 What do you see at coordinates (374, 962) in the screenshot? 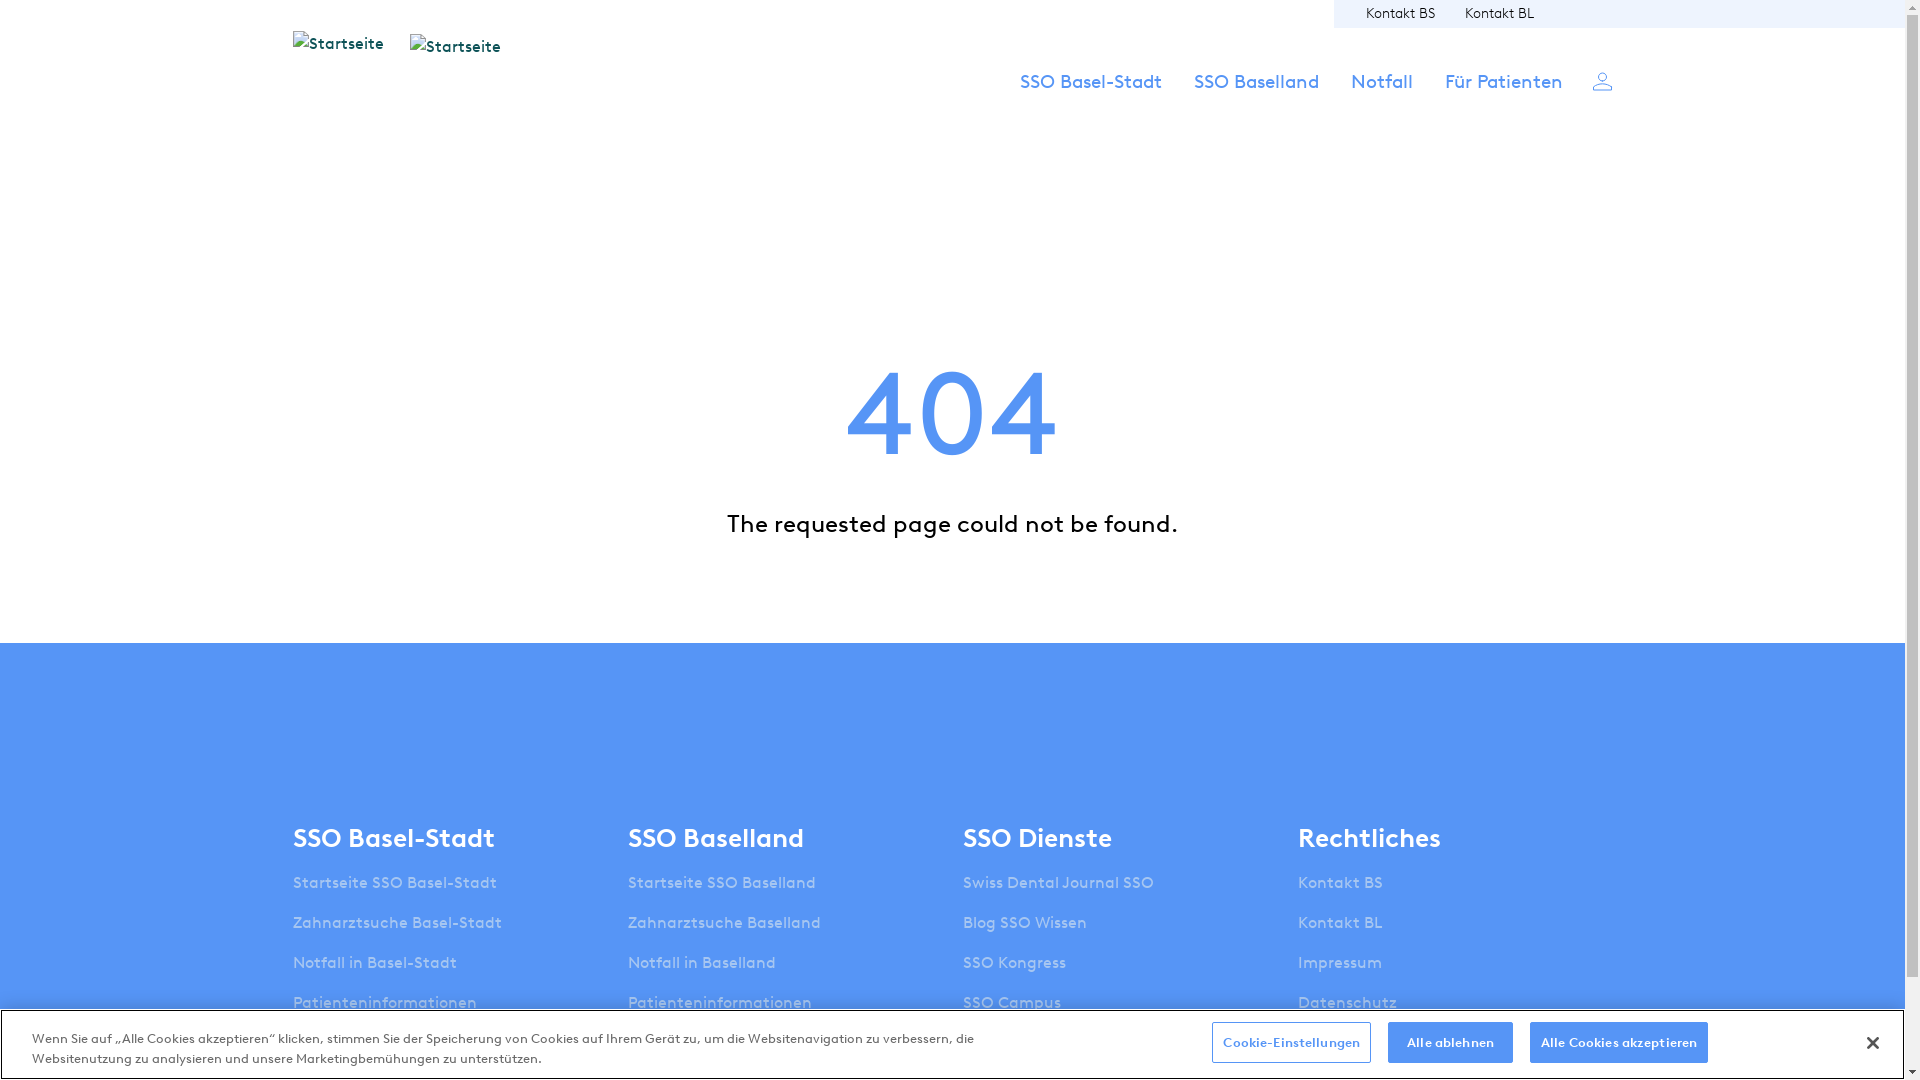
I see `'Notfall in Basel-Stadt'` at bounding box center [374, 962].